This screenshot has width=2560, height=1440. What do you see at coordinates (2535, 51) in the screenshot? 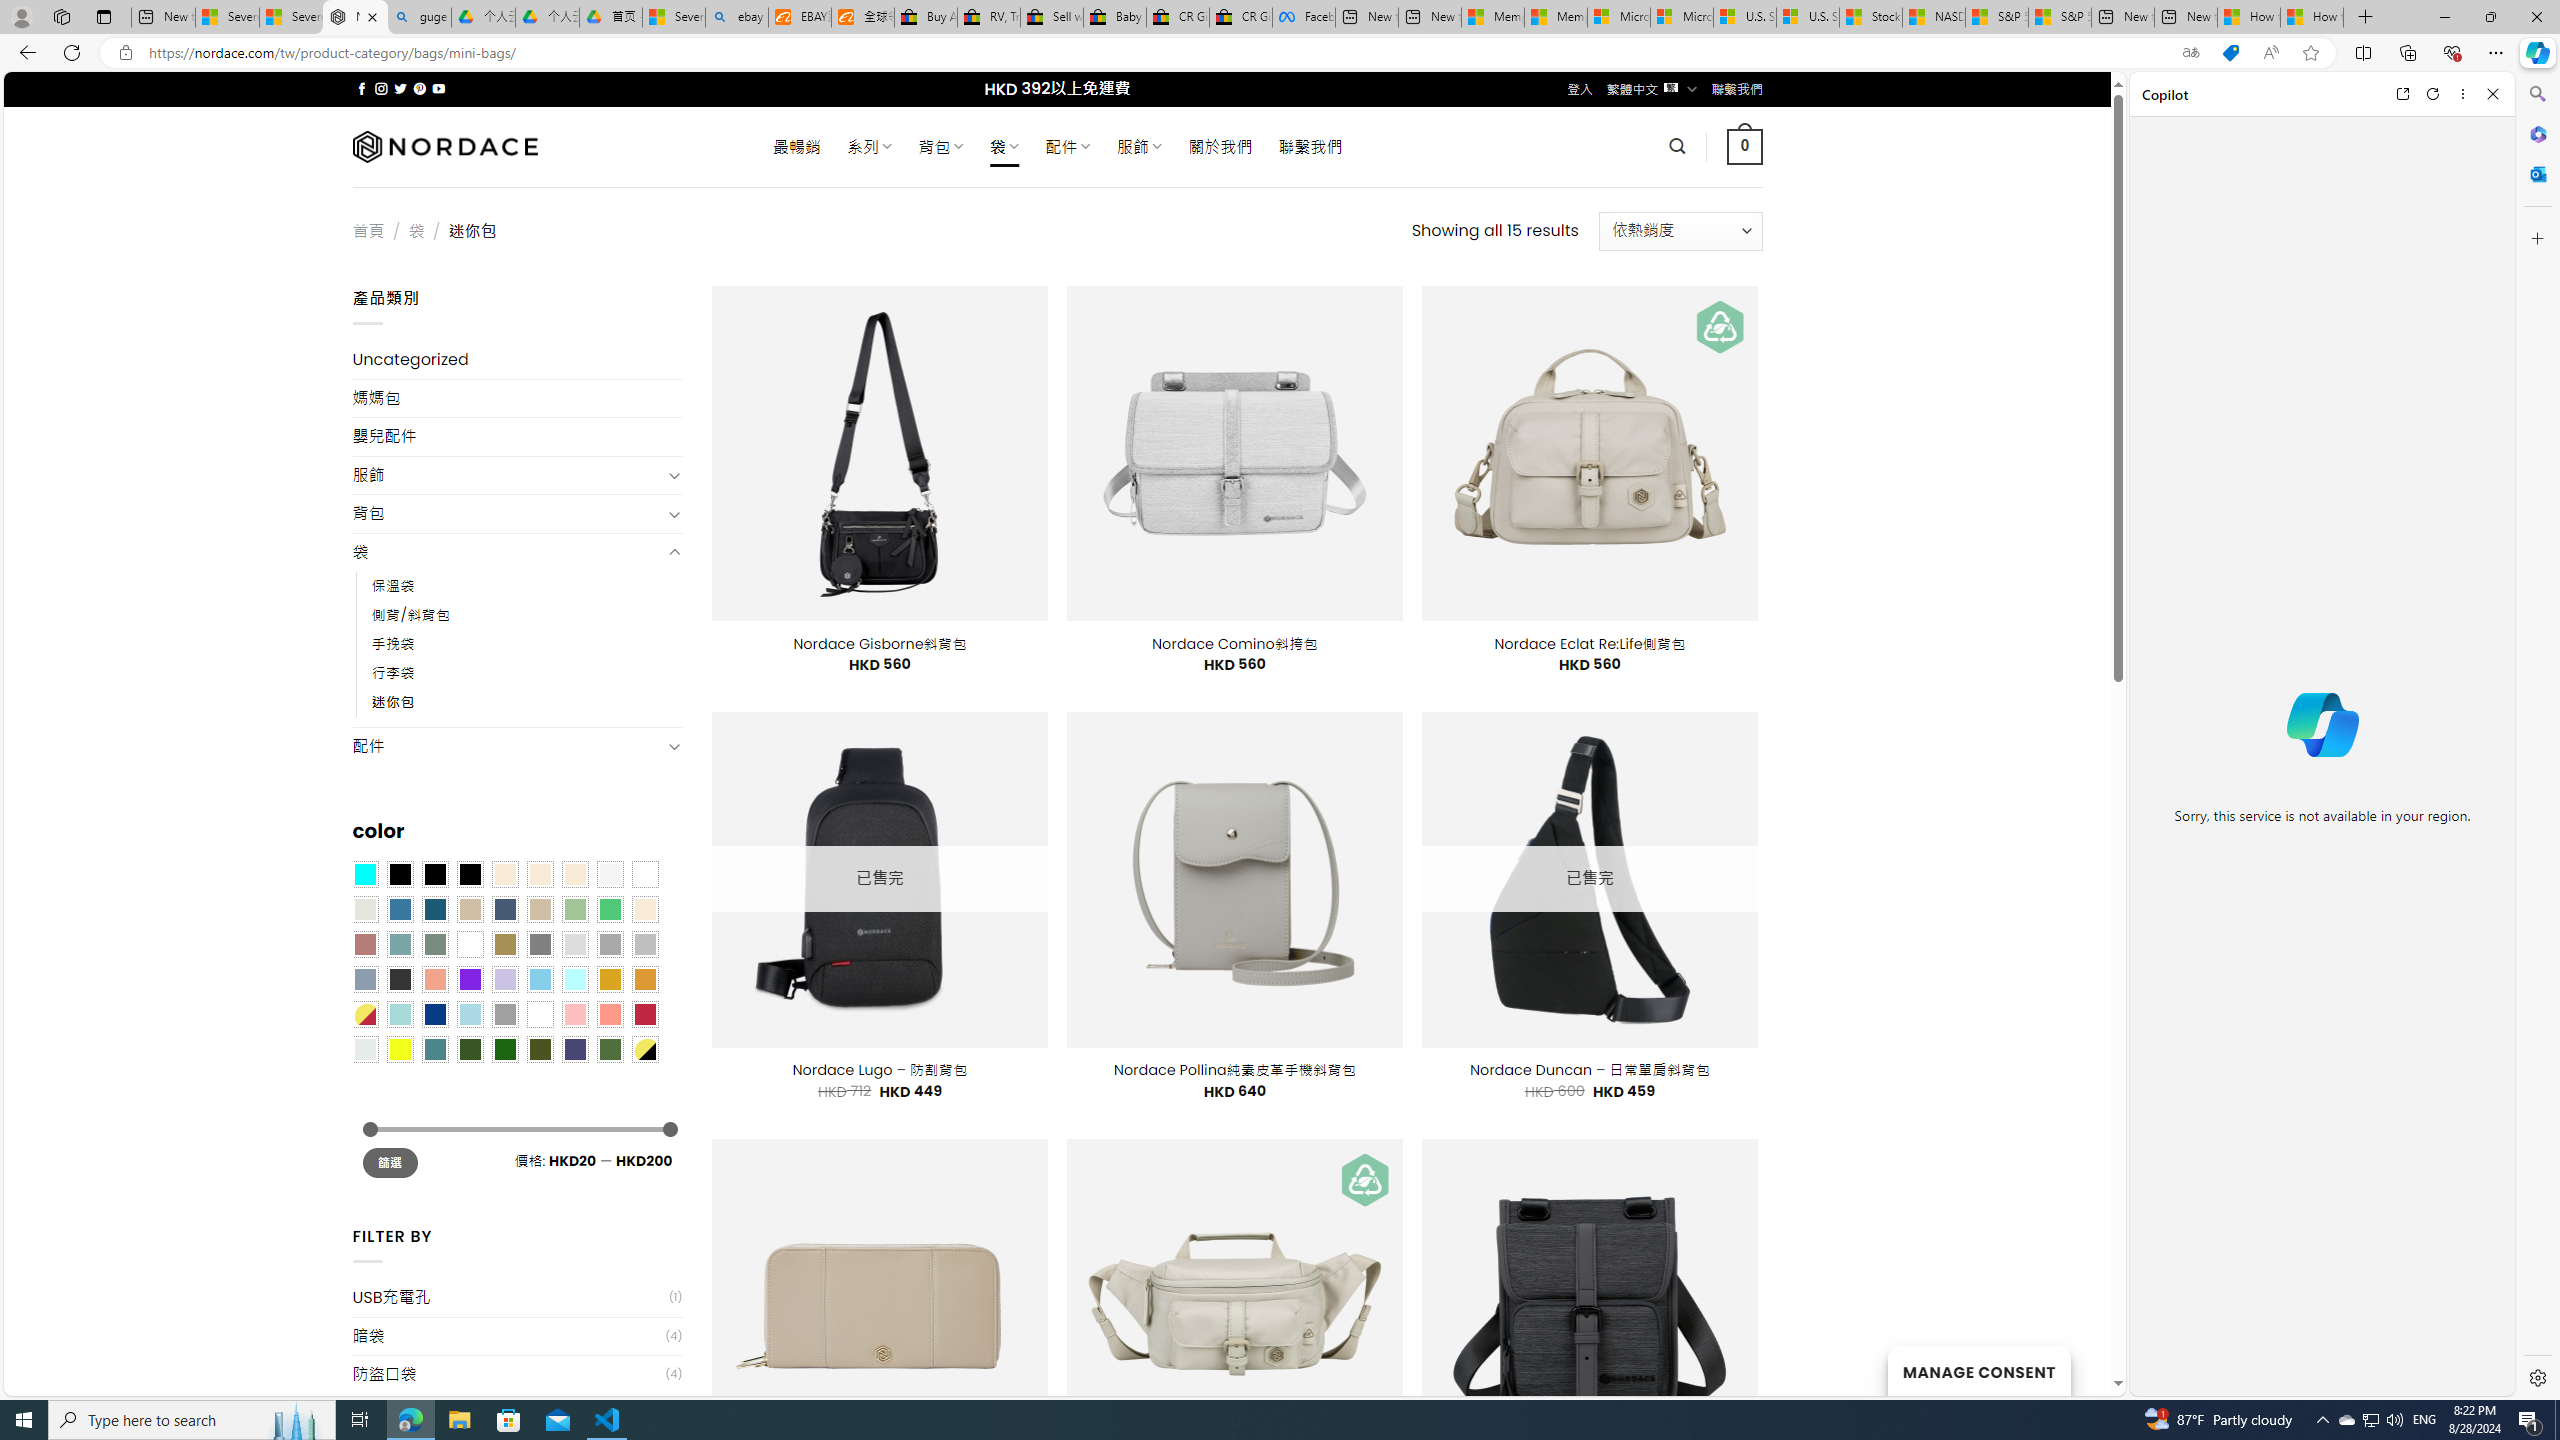
I see `'Copilot (Ctrl+Shift+.)'` at bounding box center [2535, 51].